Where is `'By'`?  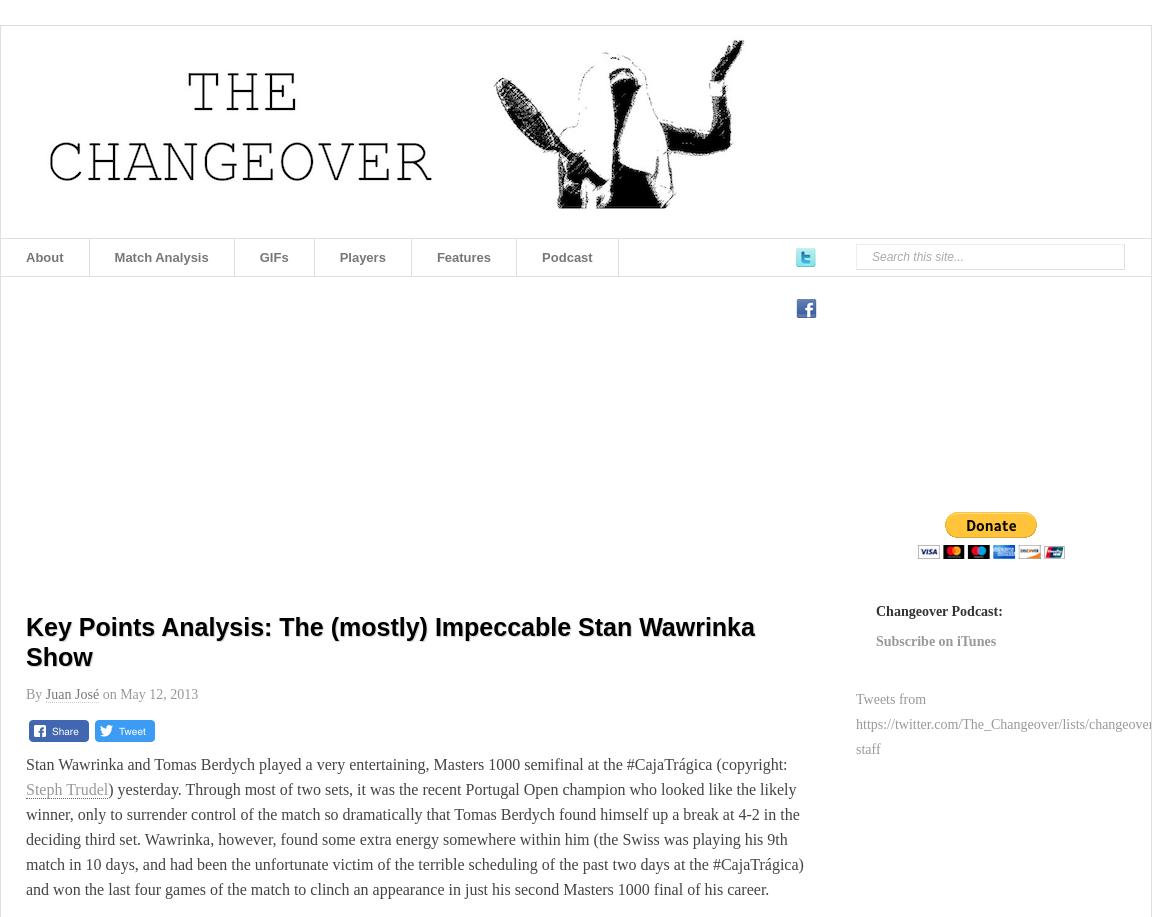
'By' is located at coordinates (34, 694).